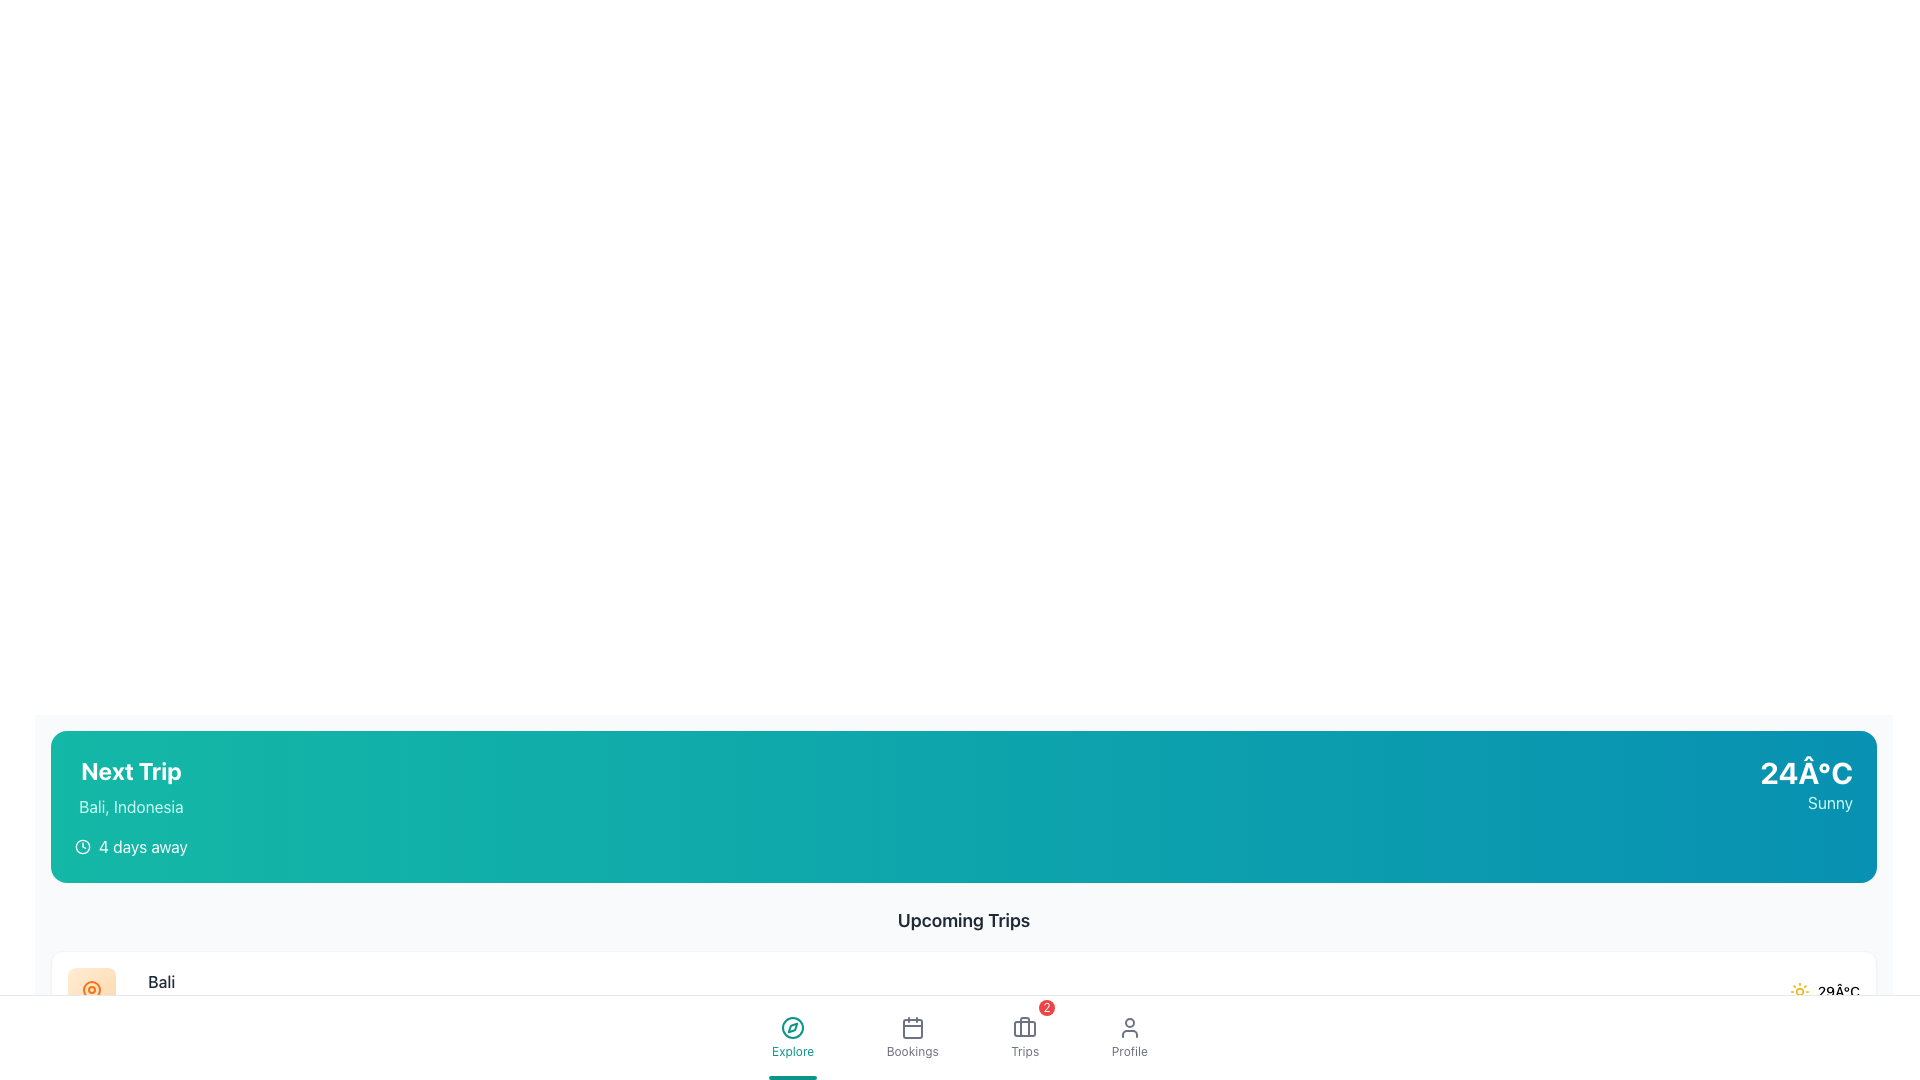 This screenshot has width=1920, height=1080. What do you see at coordinates (792, 1028) in the screenshot?
I see `the compass-shaped icon in the 'Explore' section of the navigation bar` at bounding box center [792, 1028].